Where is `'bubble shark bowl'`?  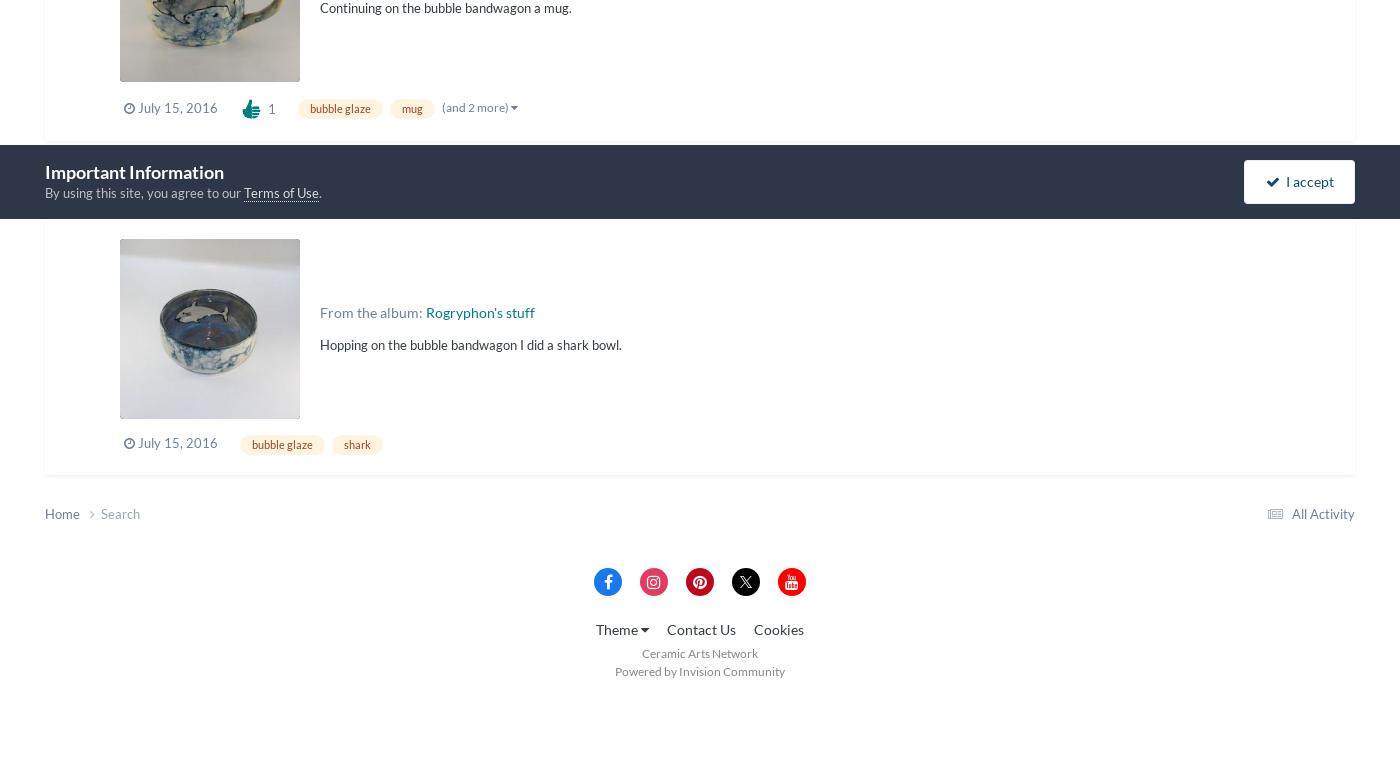 'bubble shark bowl' is located at coordinates (198, 180).